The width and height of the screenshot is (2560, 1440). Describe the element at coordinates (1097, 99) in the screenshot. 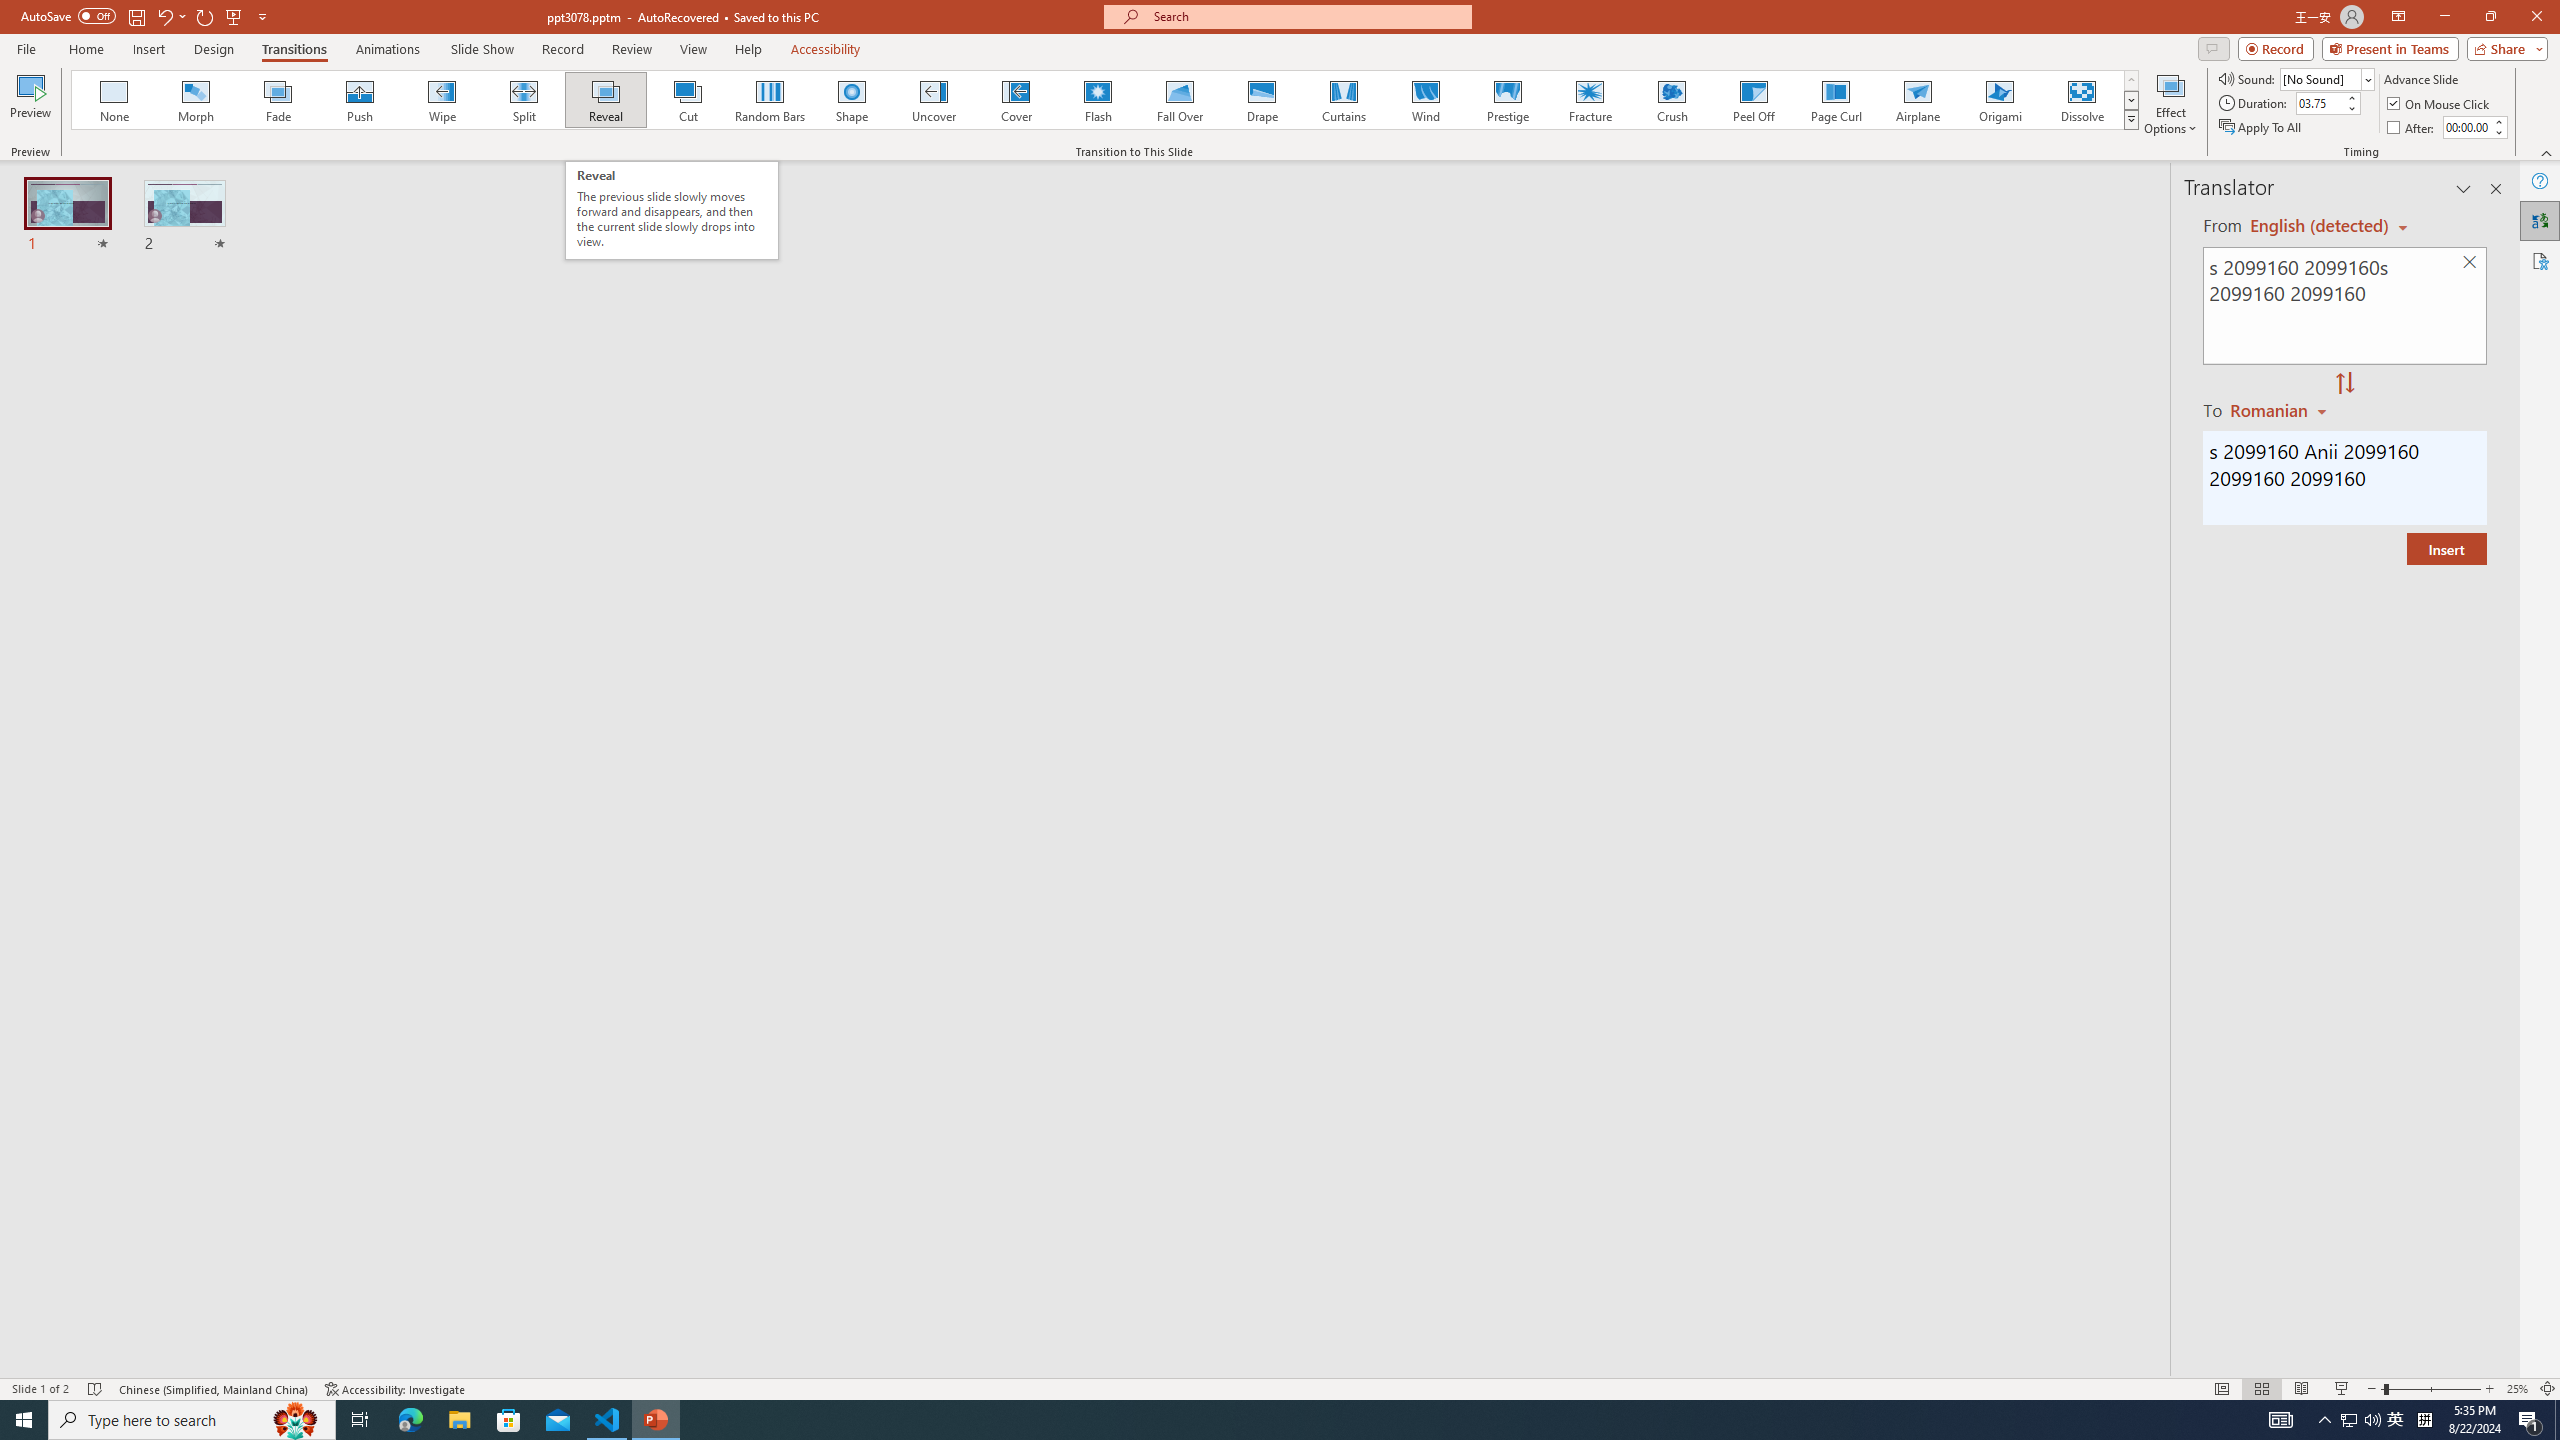

I see `'Flash'` at that location.